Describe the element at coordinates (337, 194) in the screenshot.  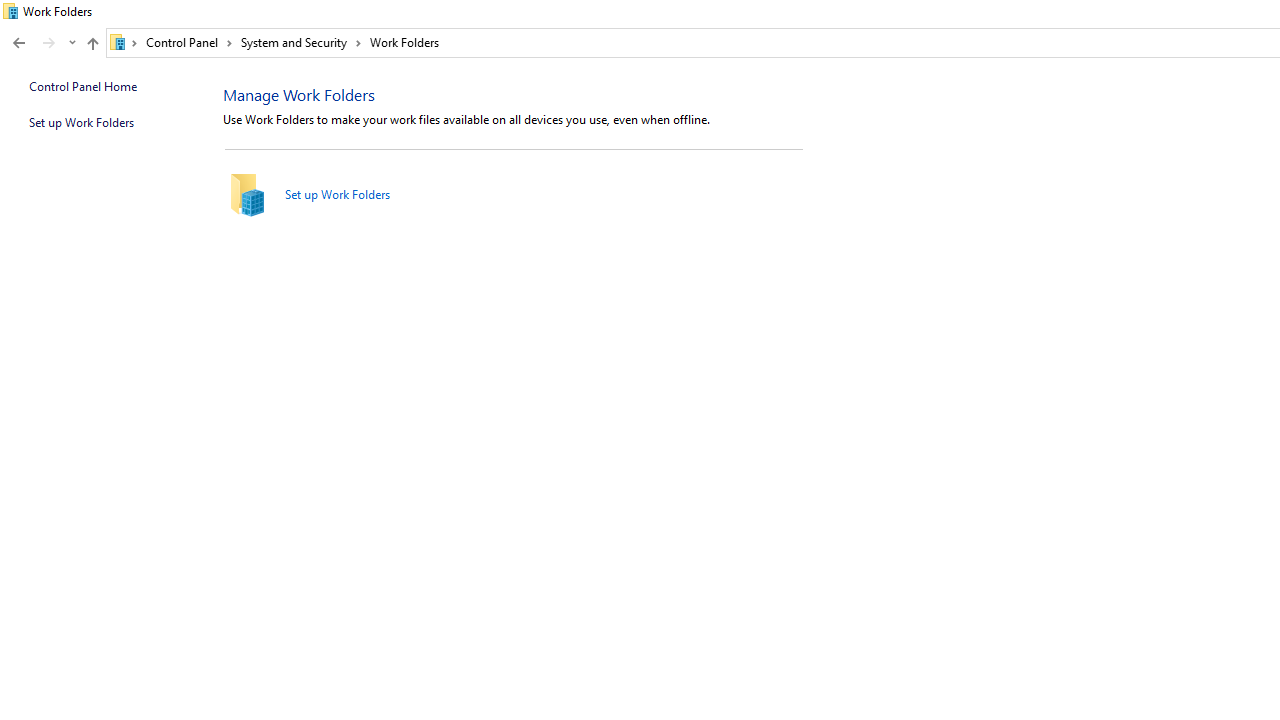
I see `'Set up Work Folders'` at that location.